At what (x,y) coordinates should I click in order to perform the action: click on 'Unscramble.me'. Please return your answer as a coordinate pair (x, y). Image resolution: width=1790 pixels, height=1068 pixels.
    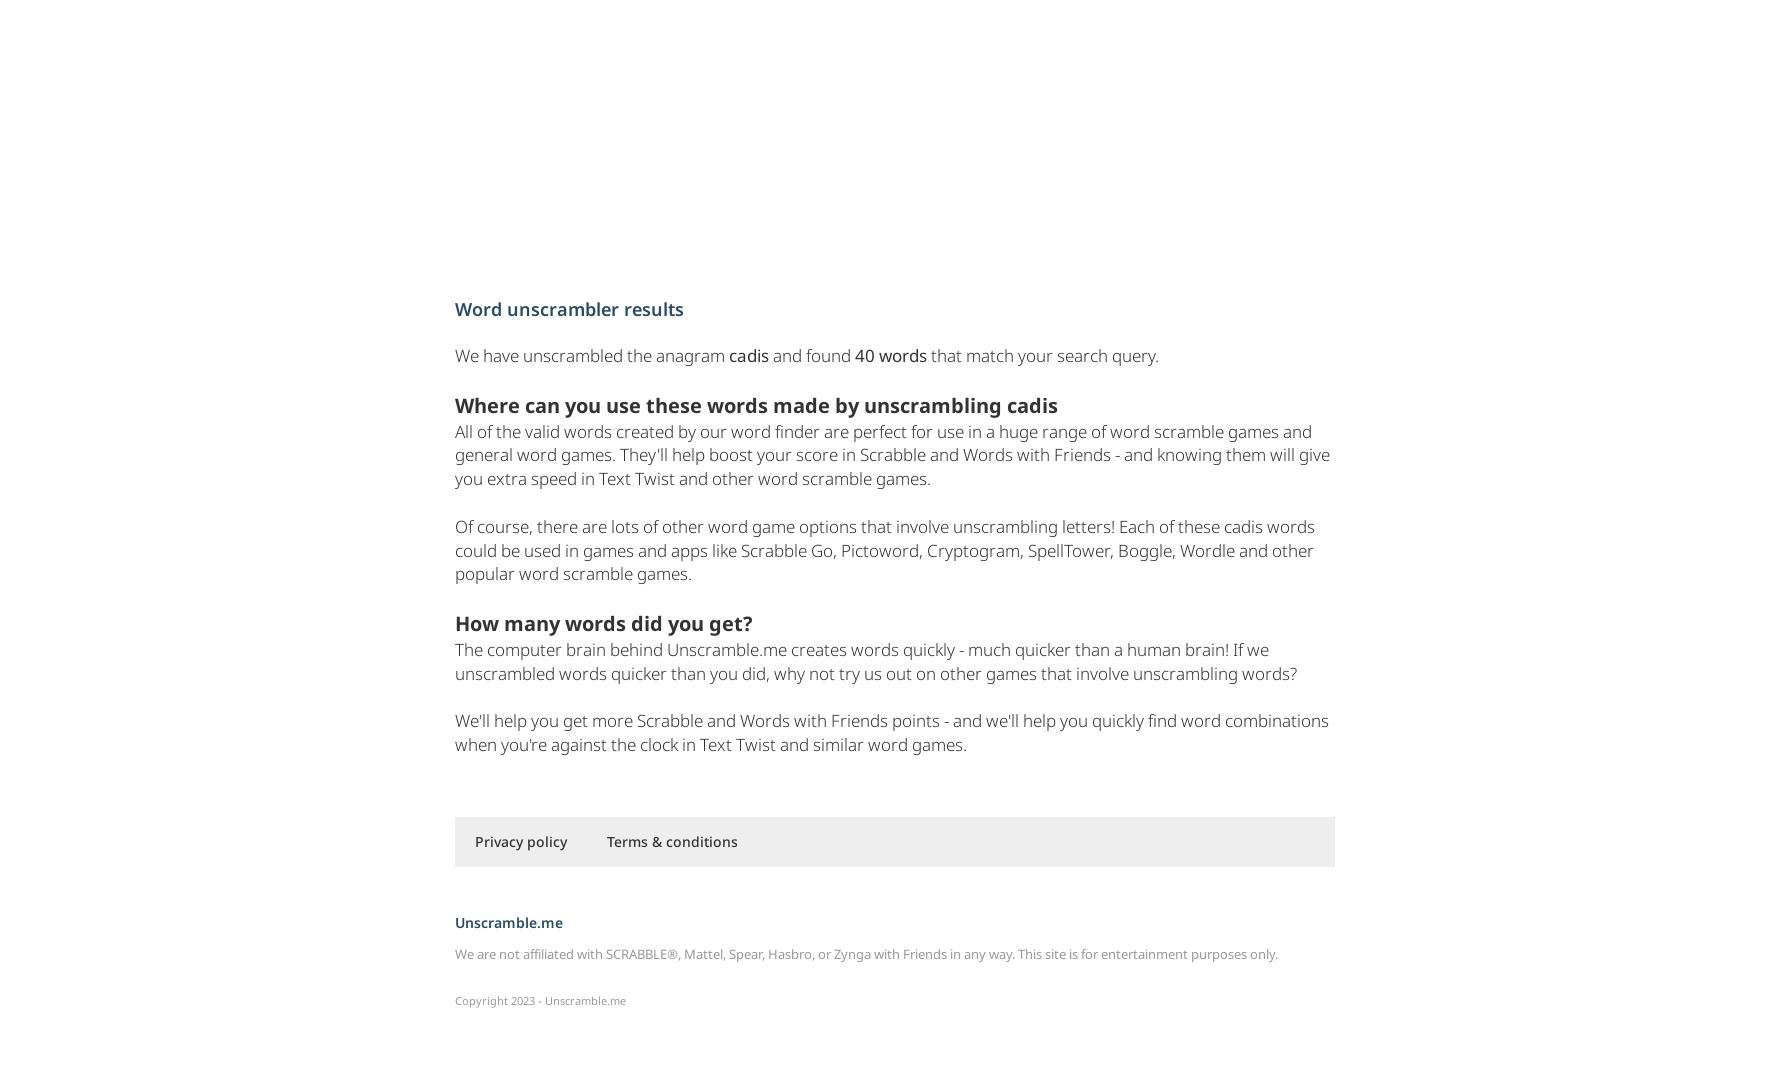
    Looking at the image, I should click on (508, 920).